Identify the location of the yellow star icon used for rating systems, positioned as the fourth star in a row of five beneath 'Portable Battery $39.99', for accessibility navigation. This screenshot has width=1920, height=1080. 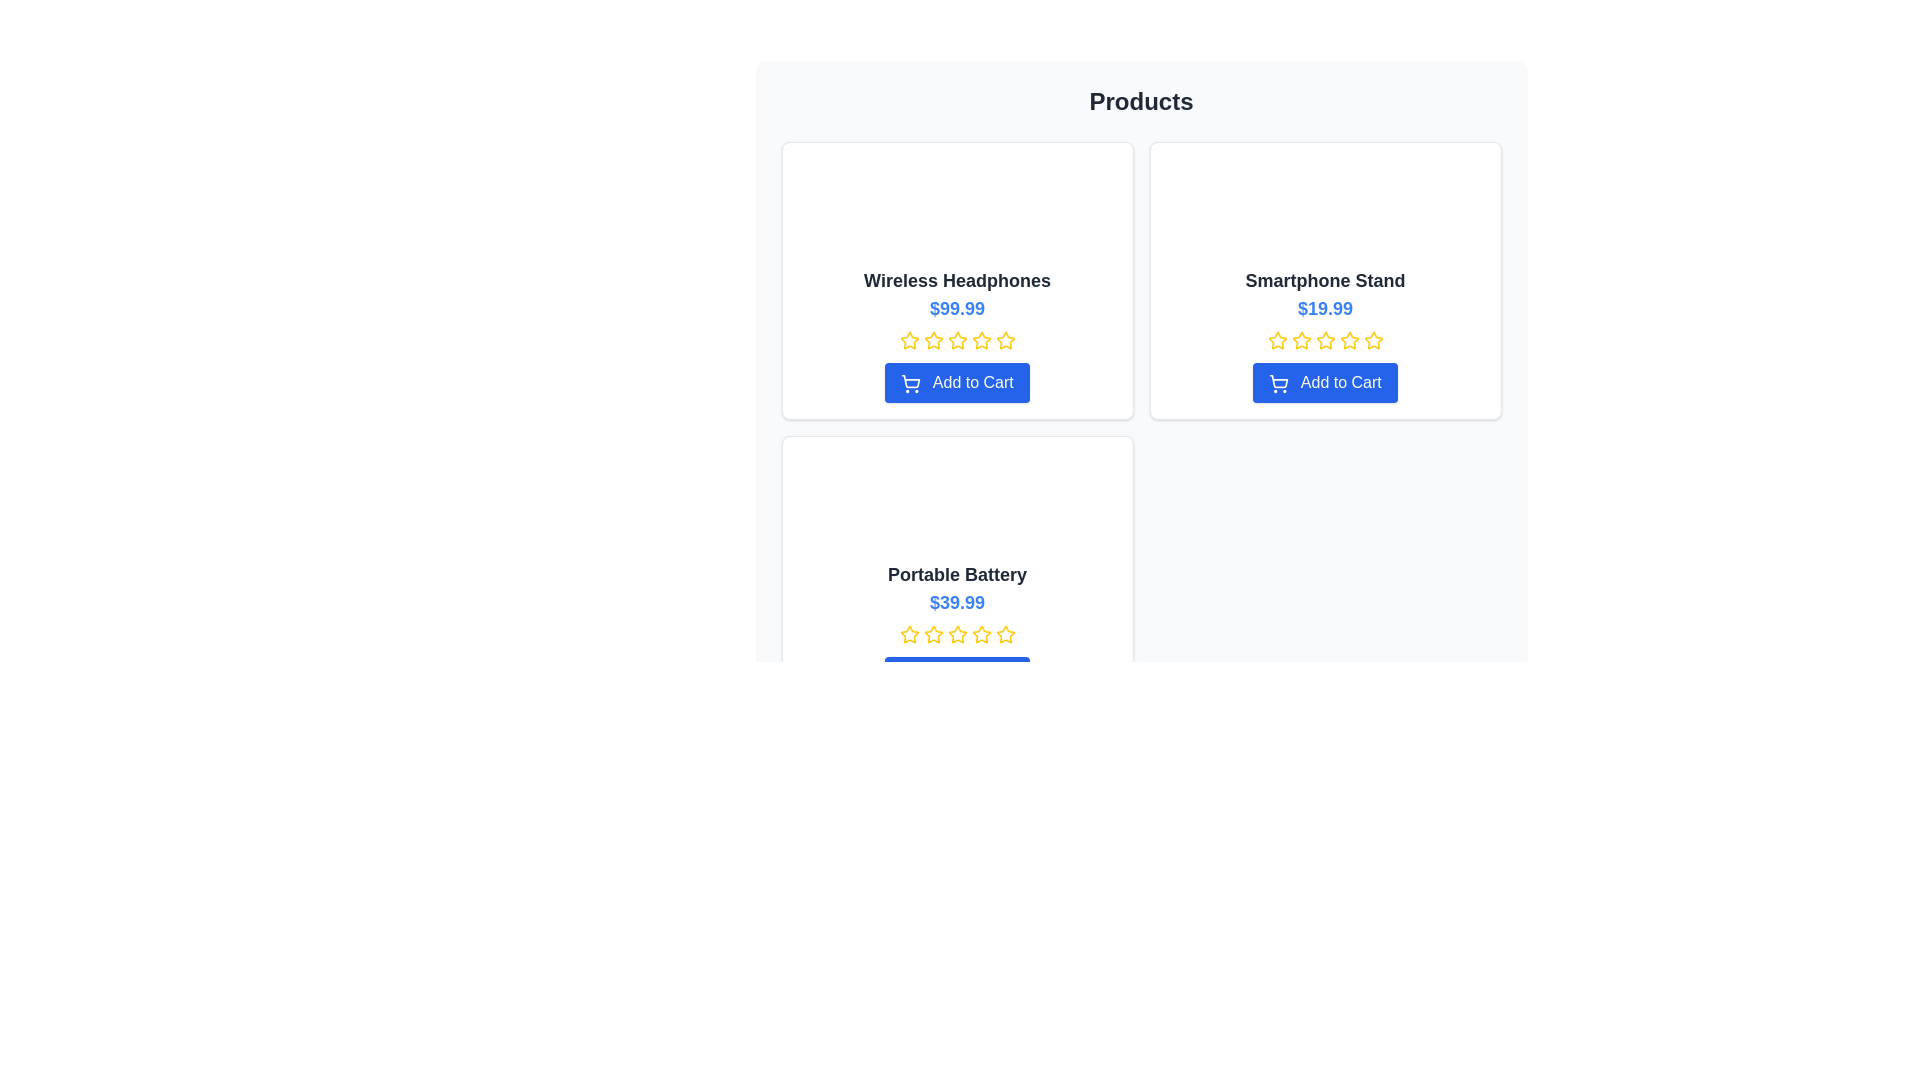
(956, 635).